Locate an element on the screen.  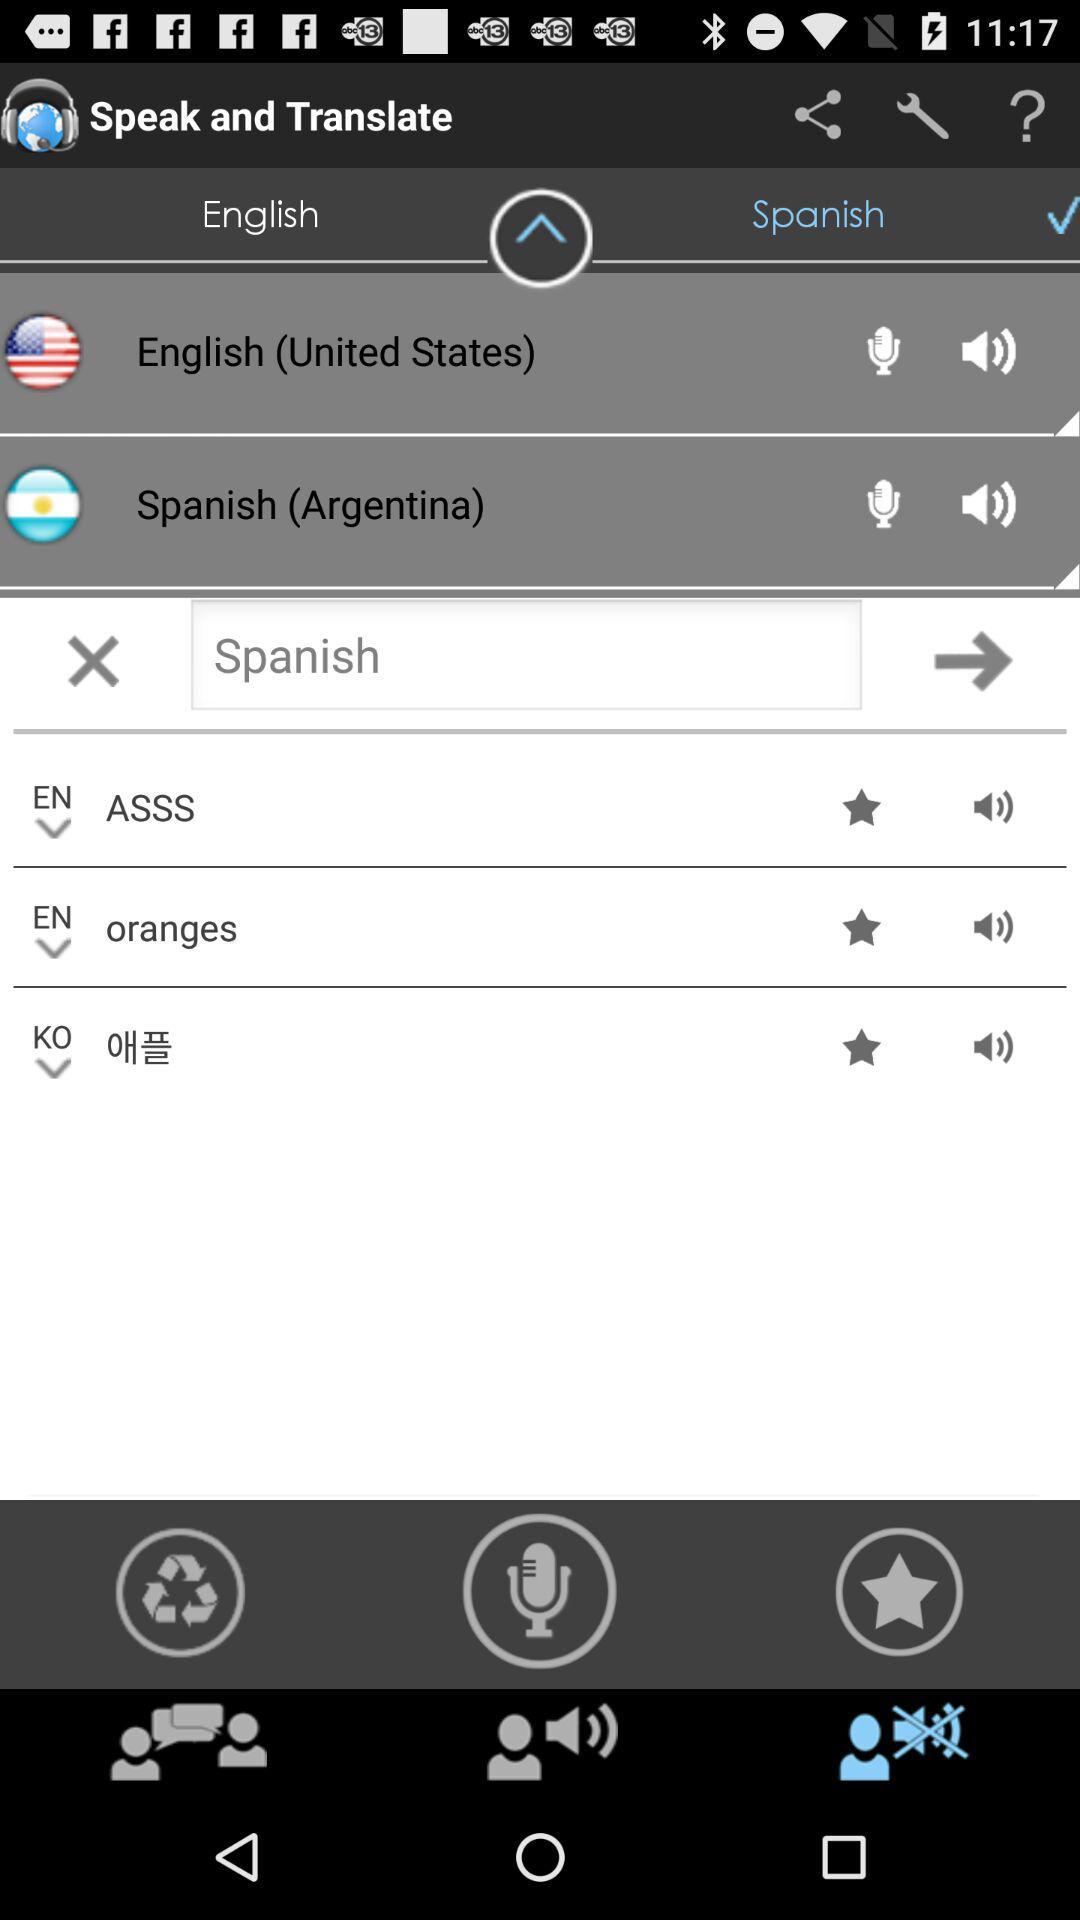
settings is located at coordinates (922, 114).